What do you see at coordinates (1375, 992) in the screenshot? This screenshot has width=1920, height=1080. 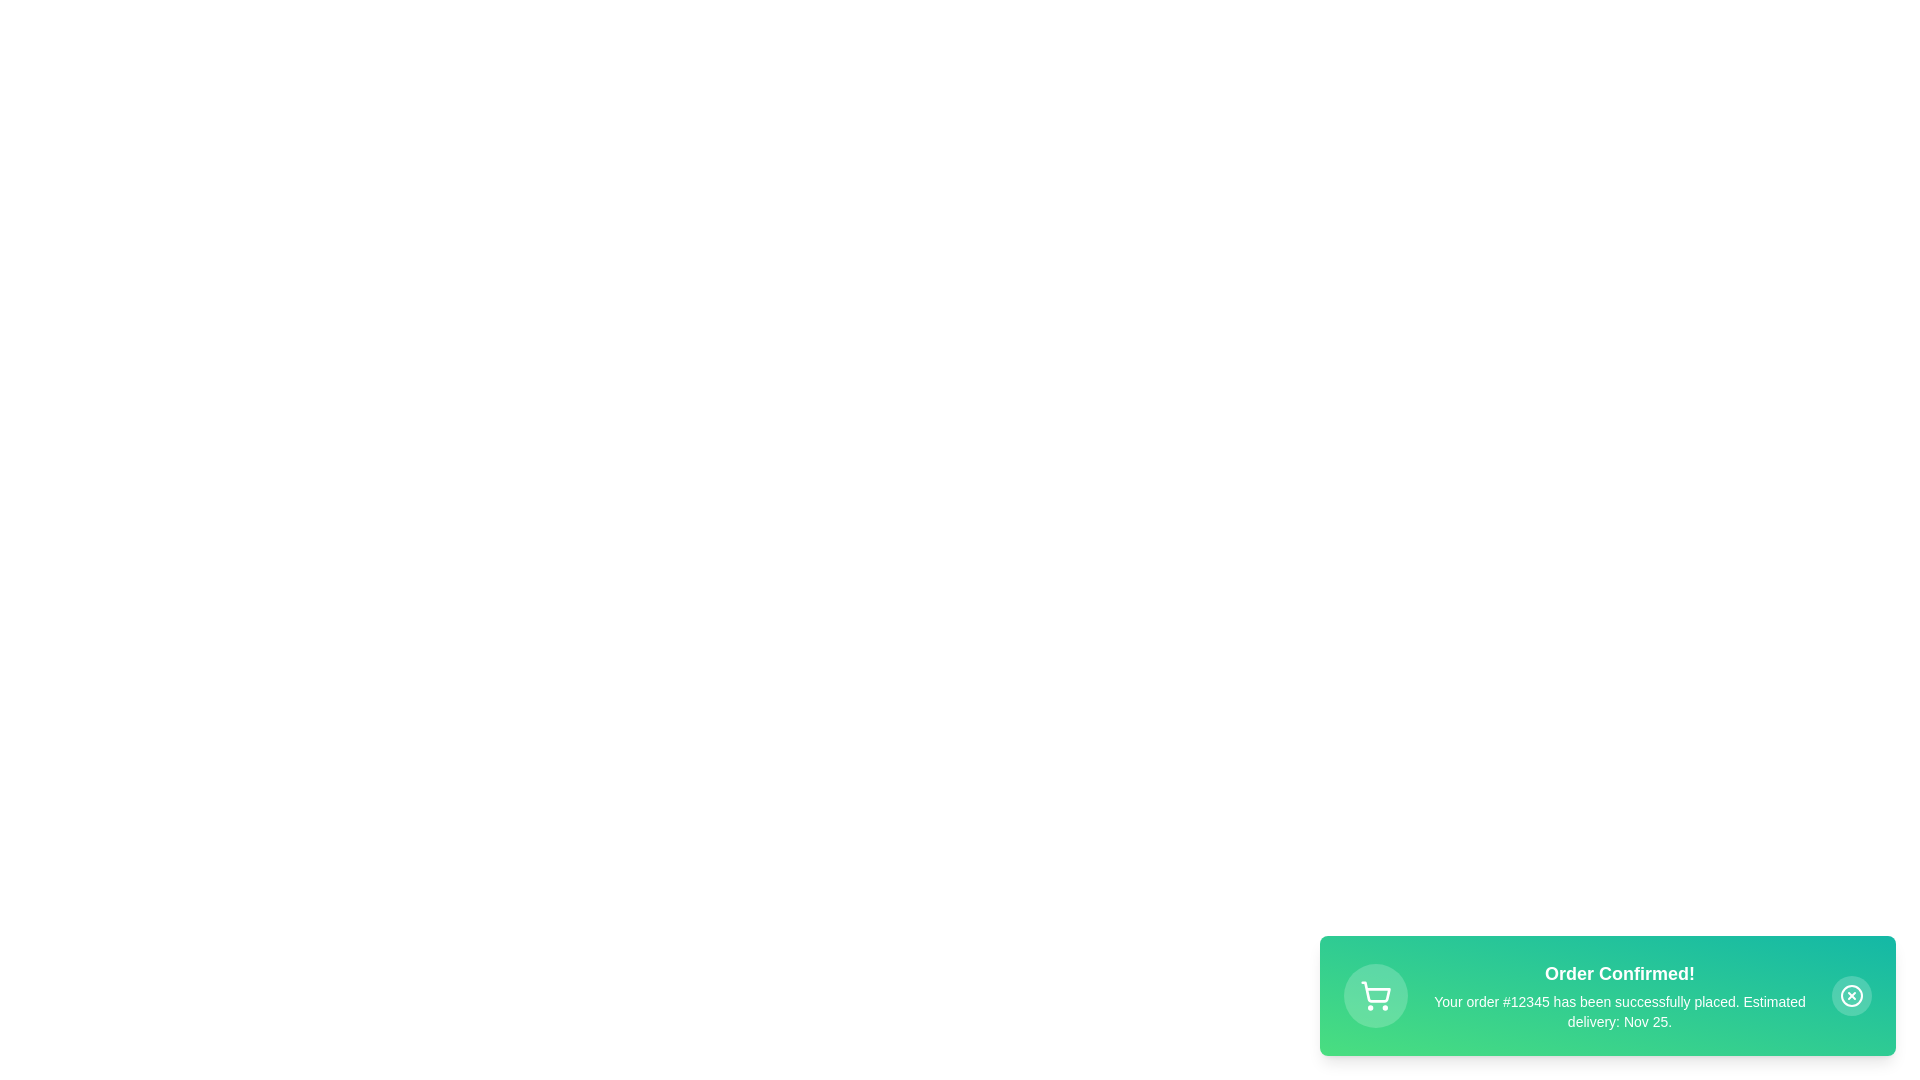 I see `the shopping cart icon, which has a rectangular basket with slanted edges and a green background, located in the lower-right portion of the interface` at bounding box center [1375, 992].